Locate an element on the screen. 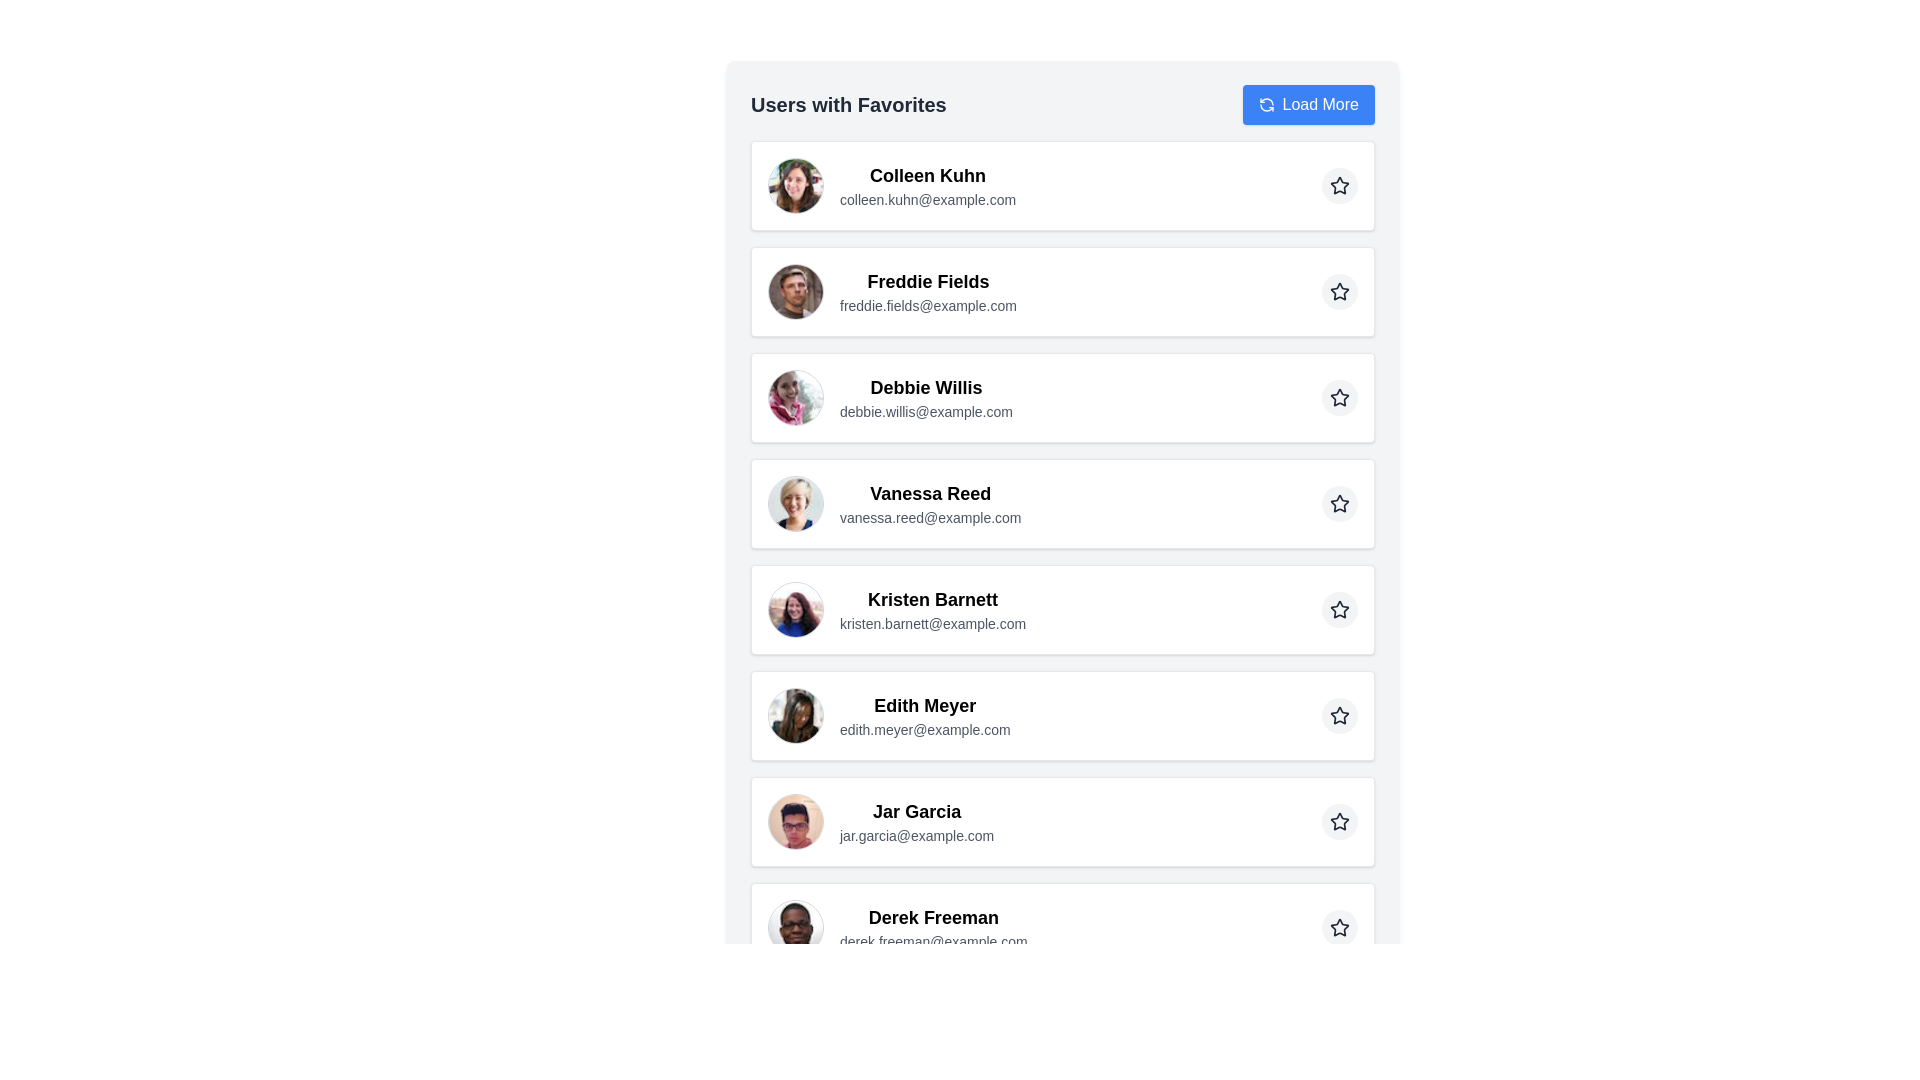 The height and width of the screenshot is (1080, 1920). the profile image representing 'Edith Meyer' is located at coordinates (795, 715).